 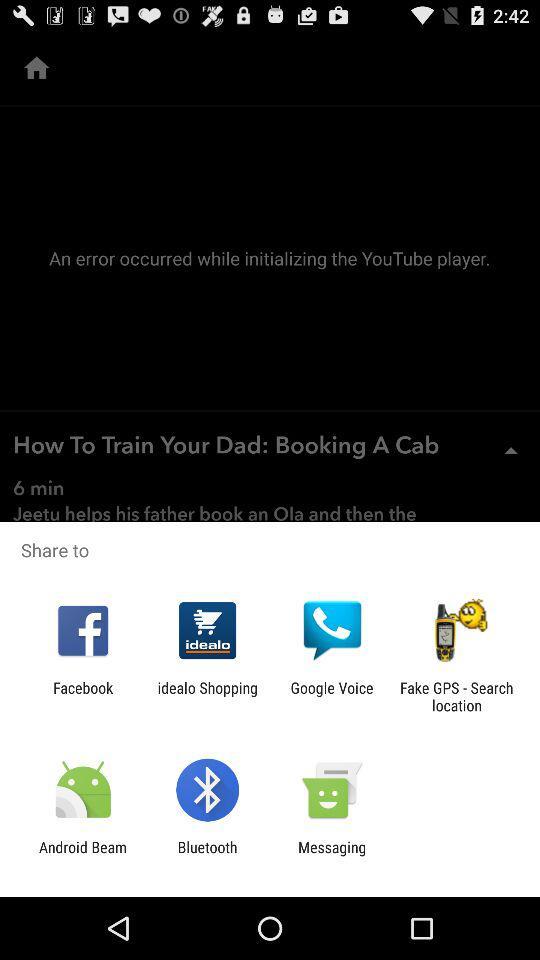 What do you see at coordinates (82, 855) in the screenshot?
I see `android beam item` at bounding box center [82, 855].